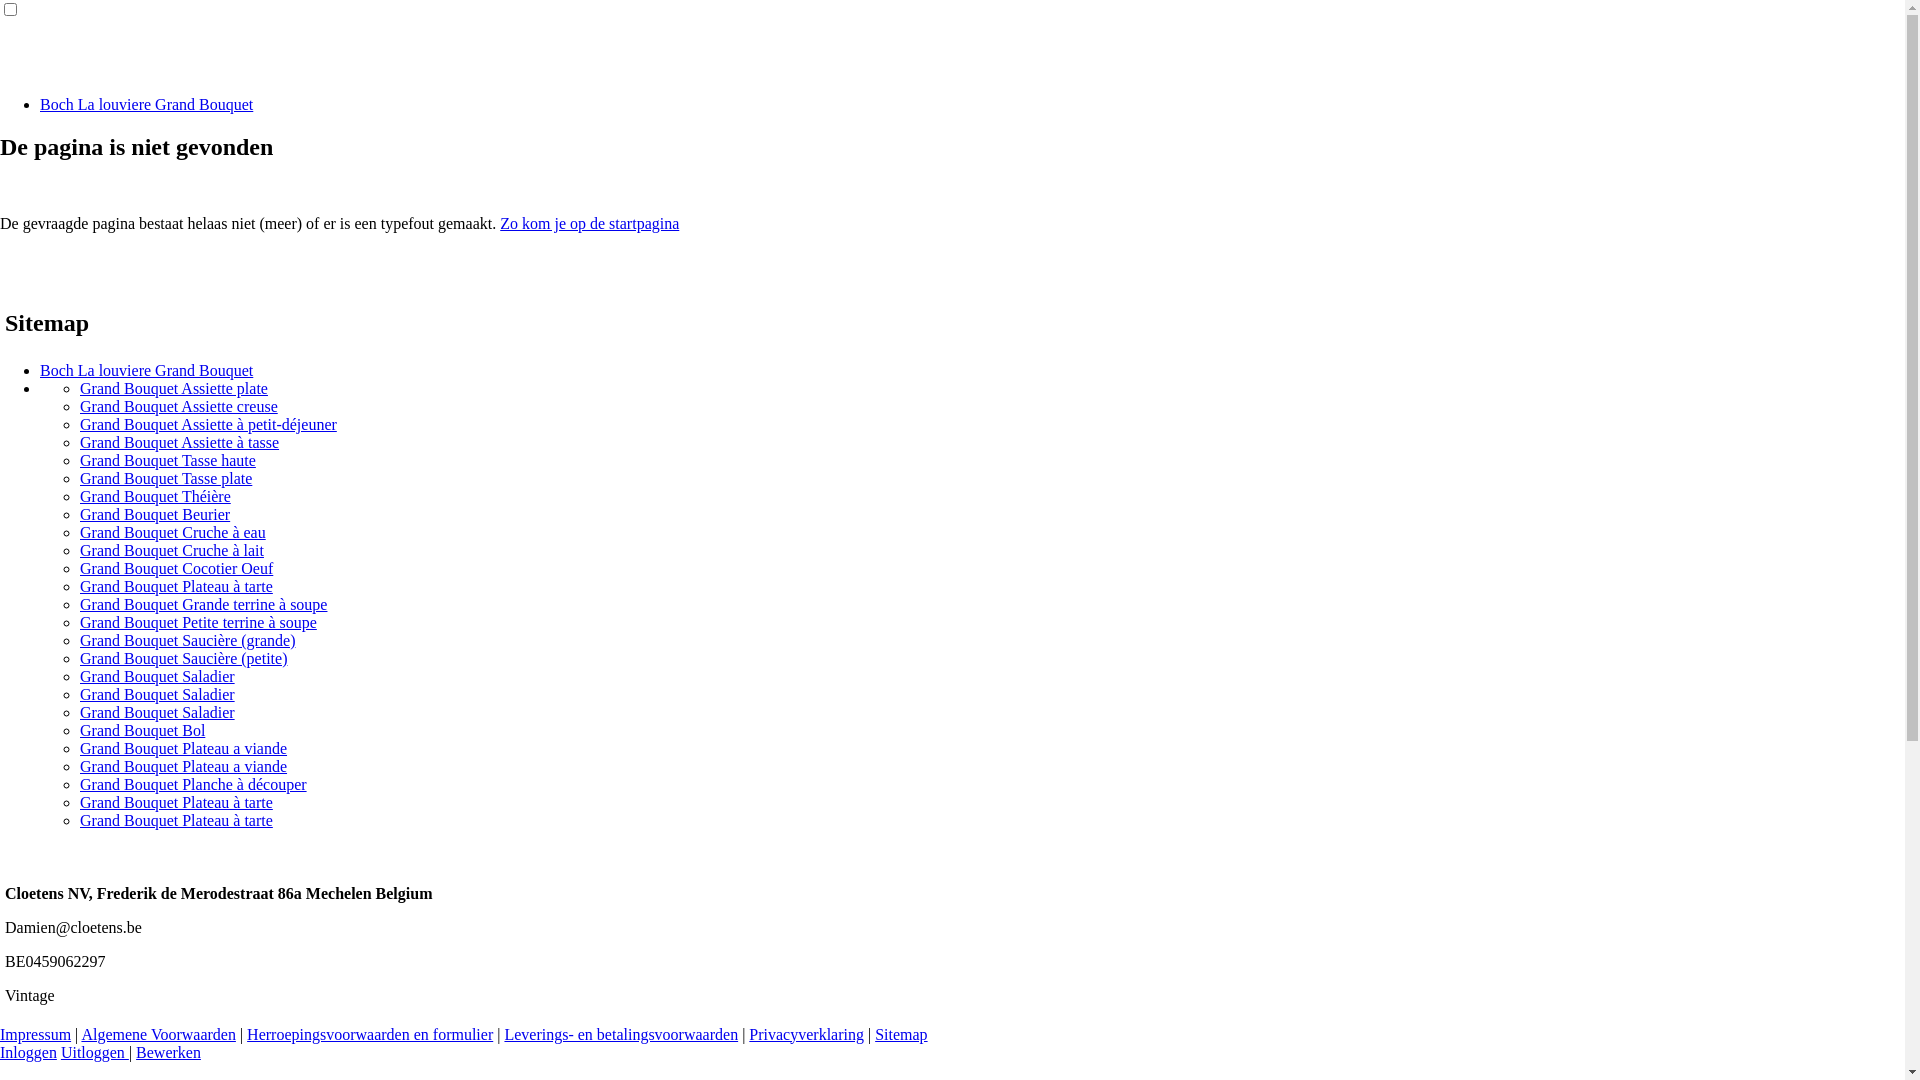 The image size is (1920, 1080). I want to click on 'Zo kom je op de startpagina', so click(588, 223).